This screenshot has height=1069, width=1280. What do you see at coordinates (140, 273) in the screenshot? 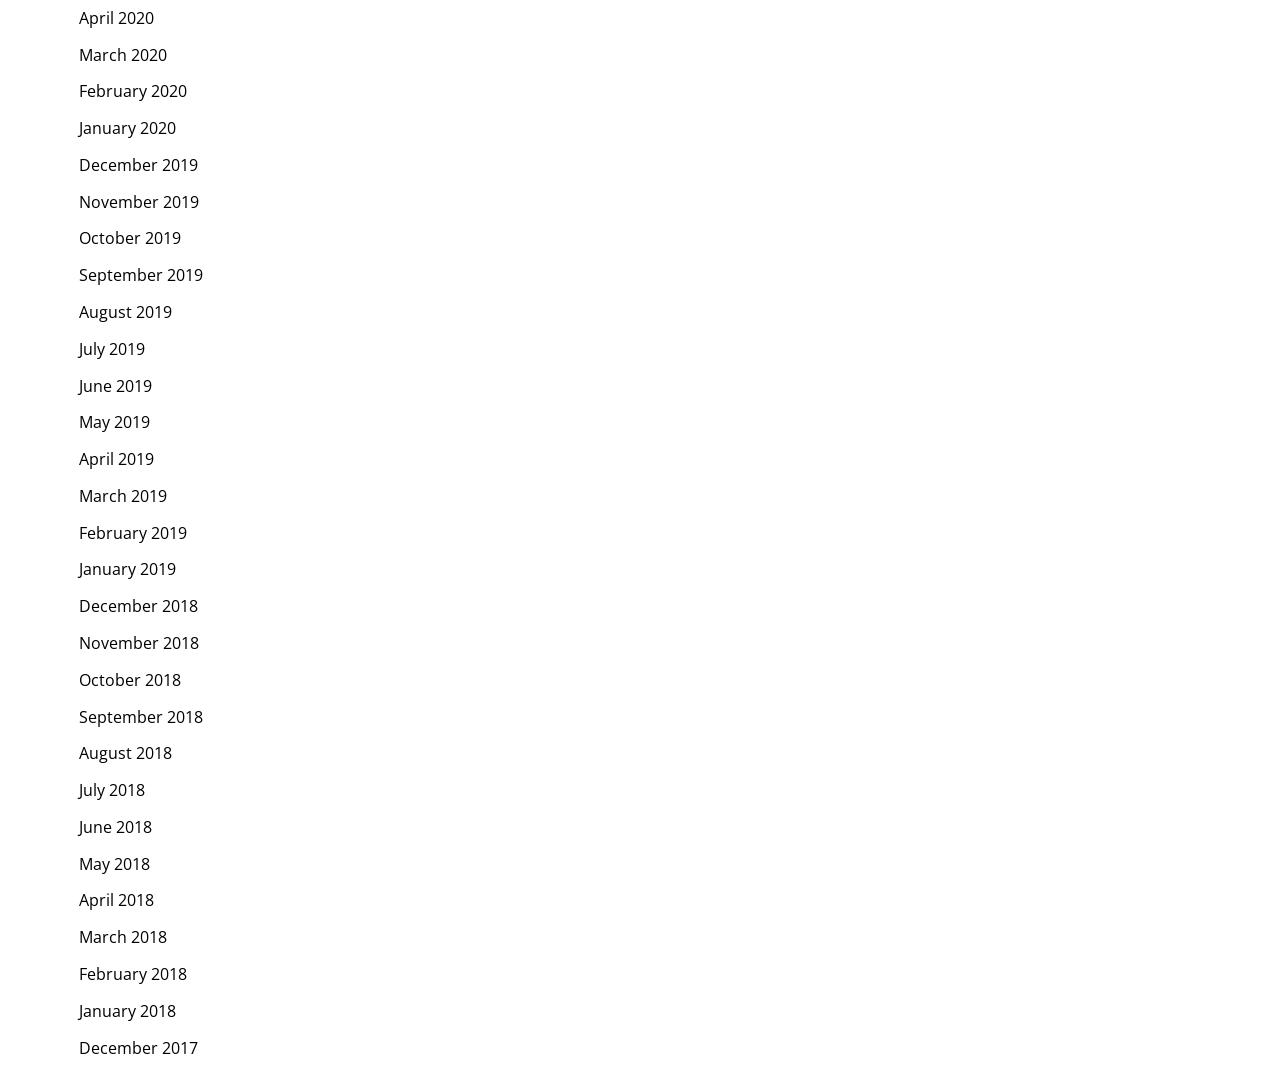
I see `'September 2019'` at bounding box center [140, 273].